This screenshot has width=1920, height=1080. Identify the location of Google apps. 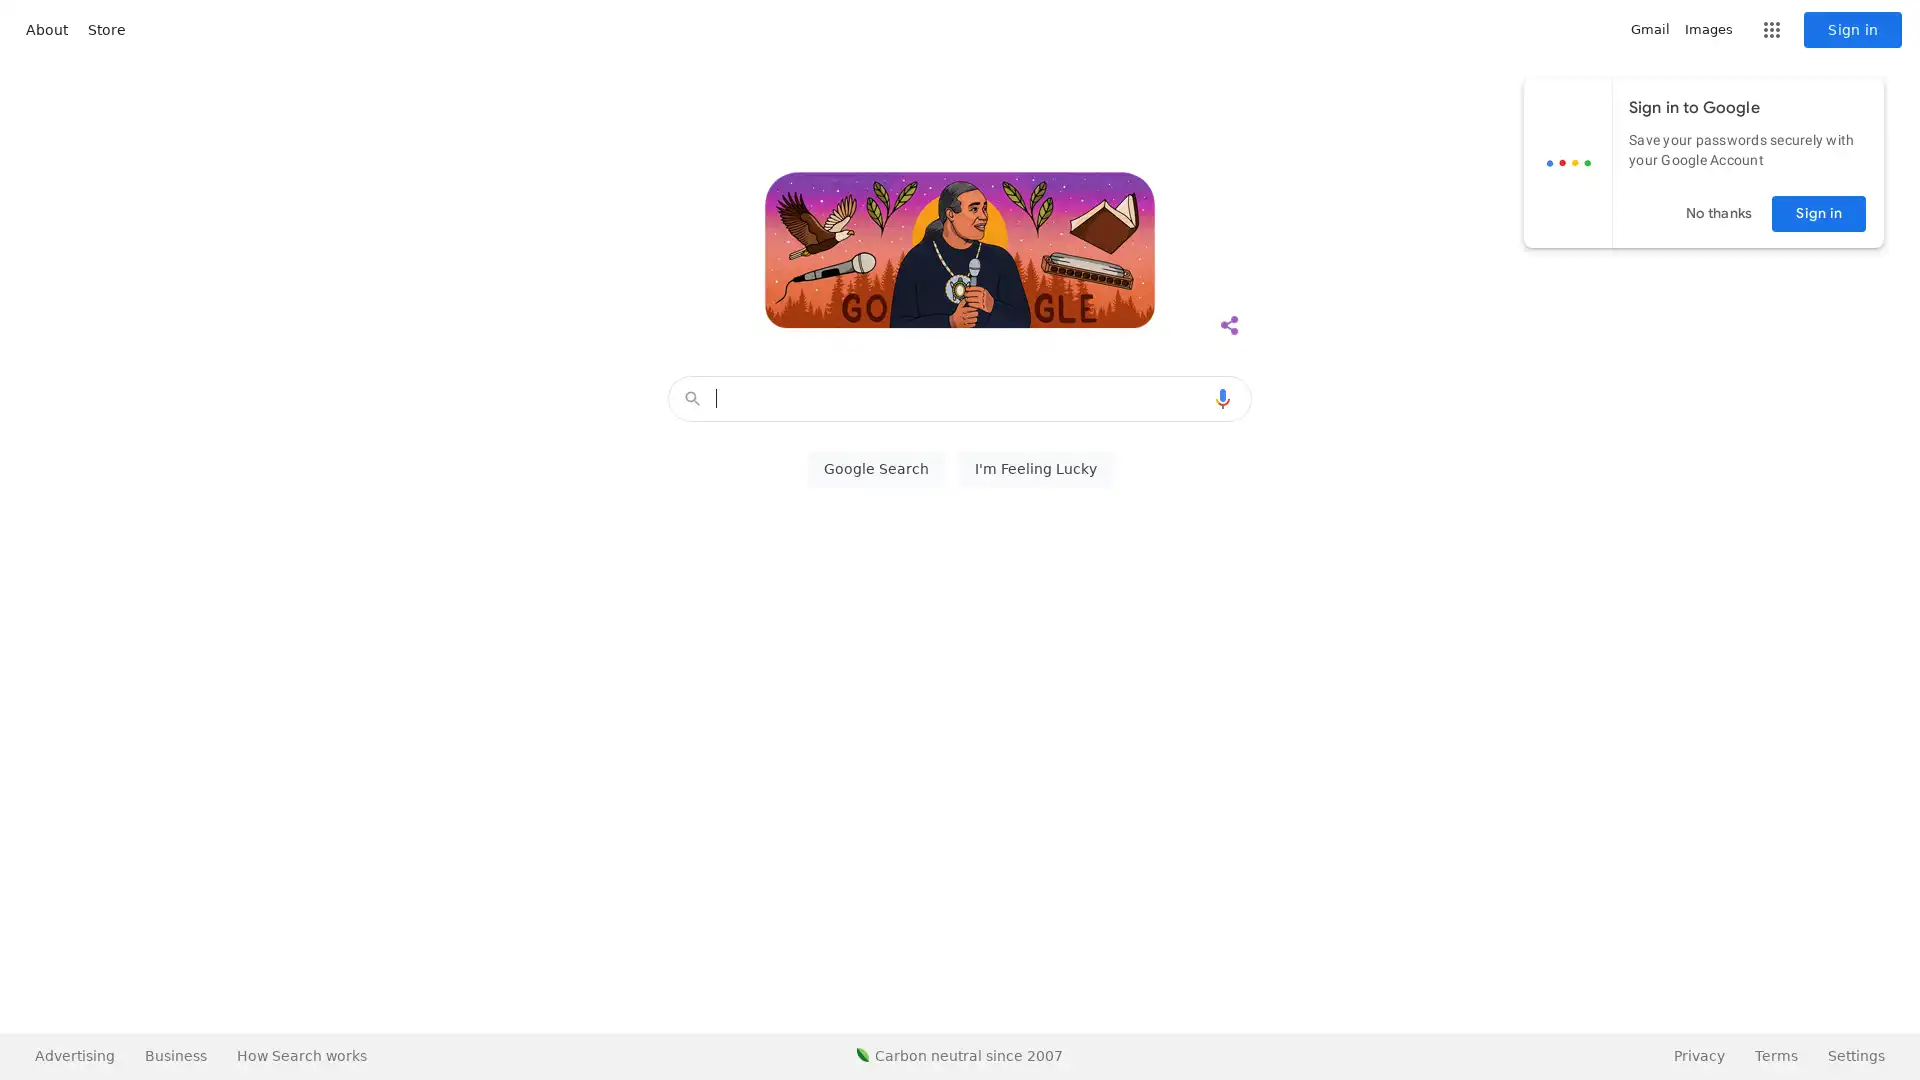
(1771, 30).